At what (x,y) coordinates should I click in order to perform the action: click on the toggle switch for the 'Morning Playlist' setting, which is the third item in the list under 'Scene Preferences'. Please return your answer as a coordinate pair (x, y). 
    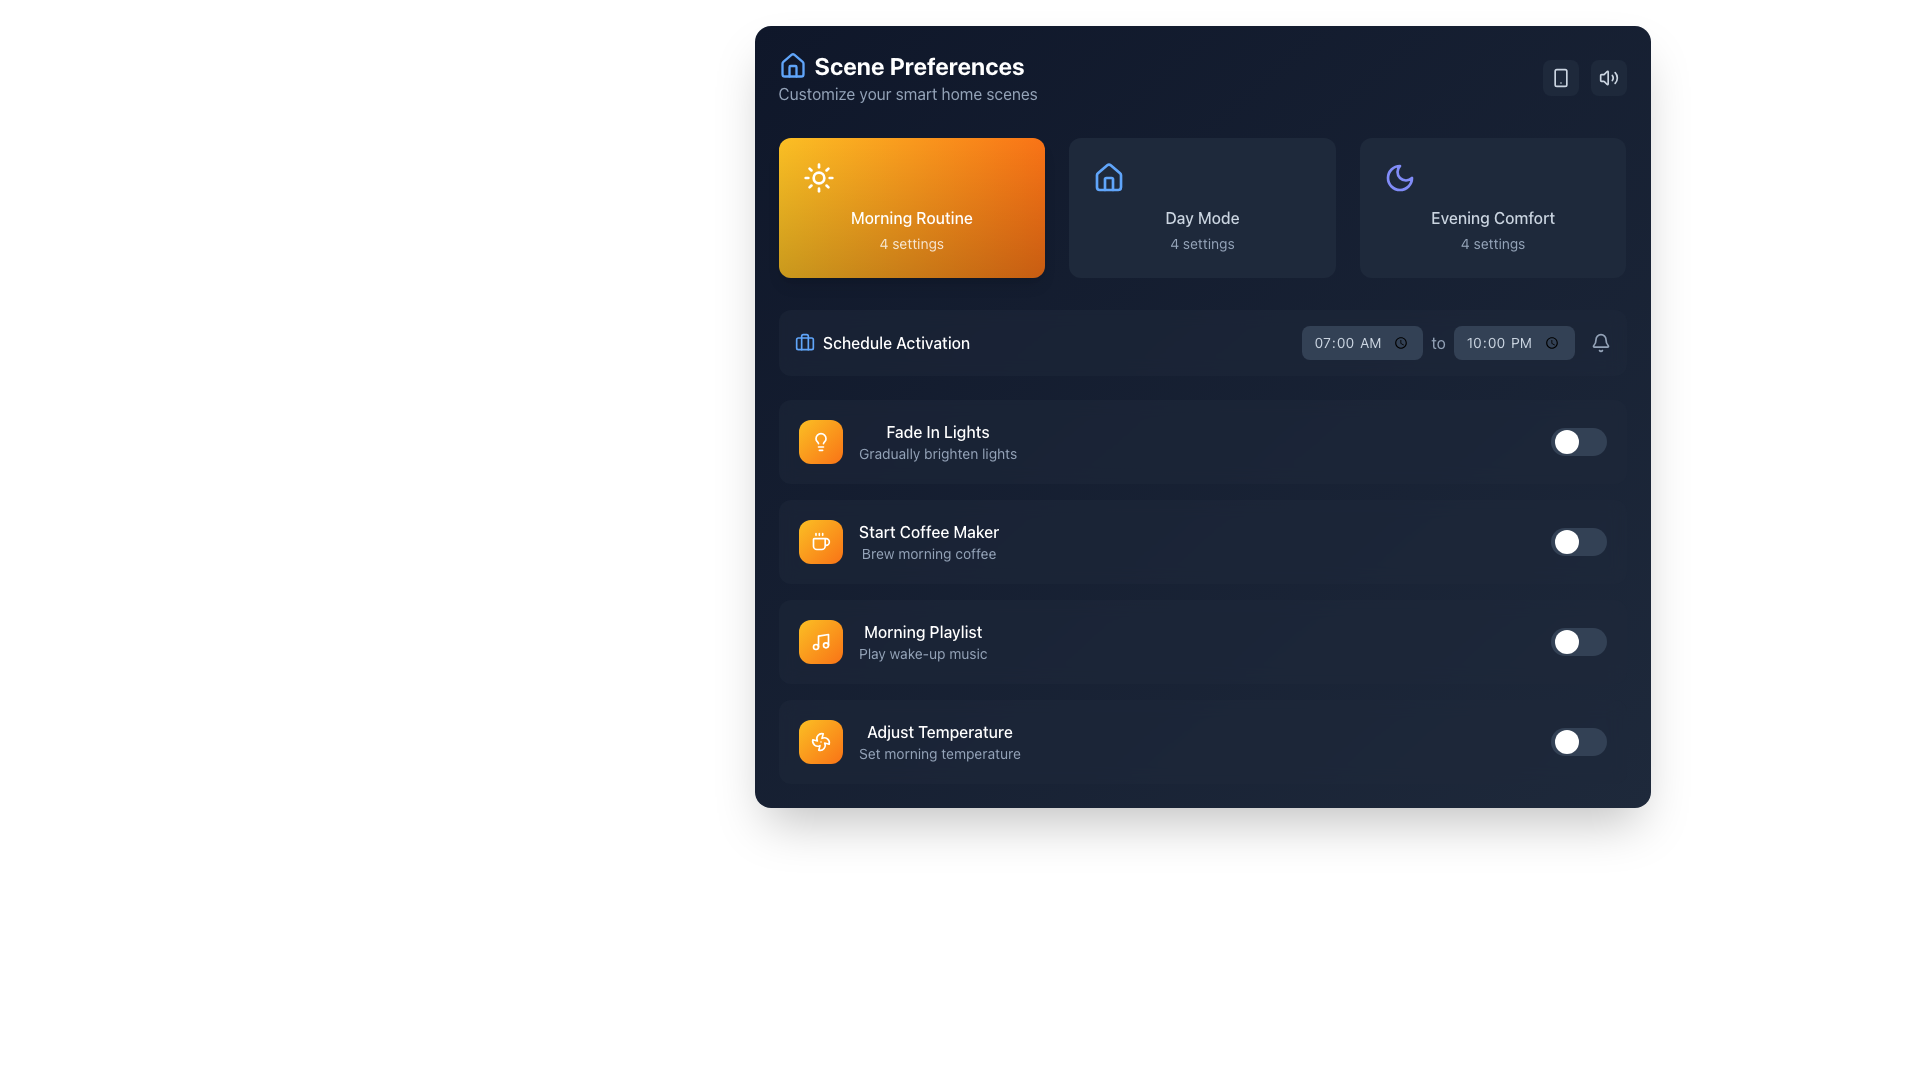
    Looking at the image, I should click on (1201, 590).